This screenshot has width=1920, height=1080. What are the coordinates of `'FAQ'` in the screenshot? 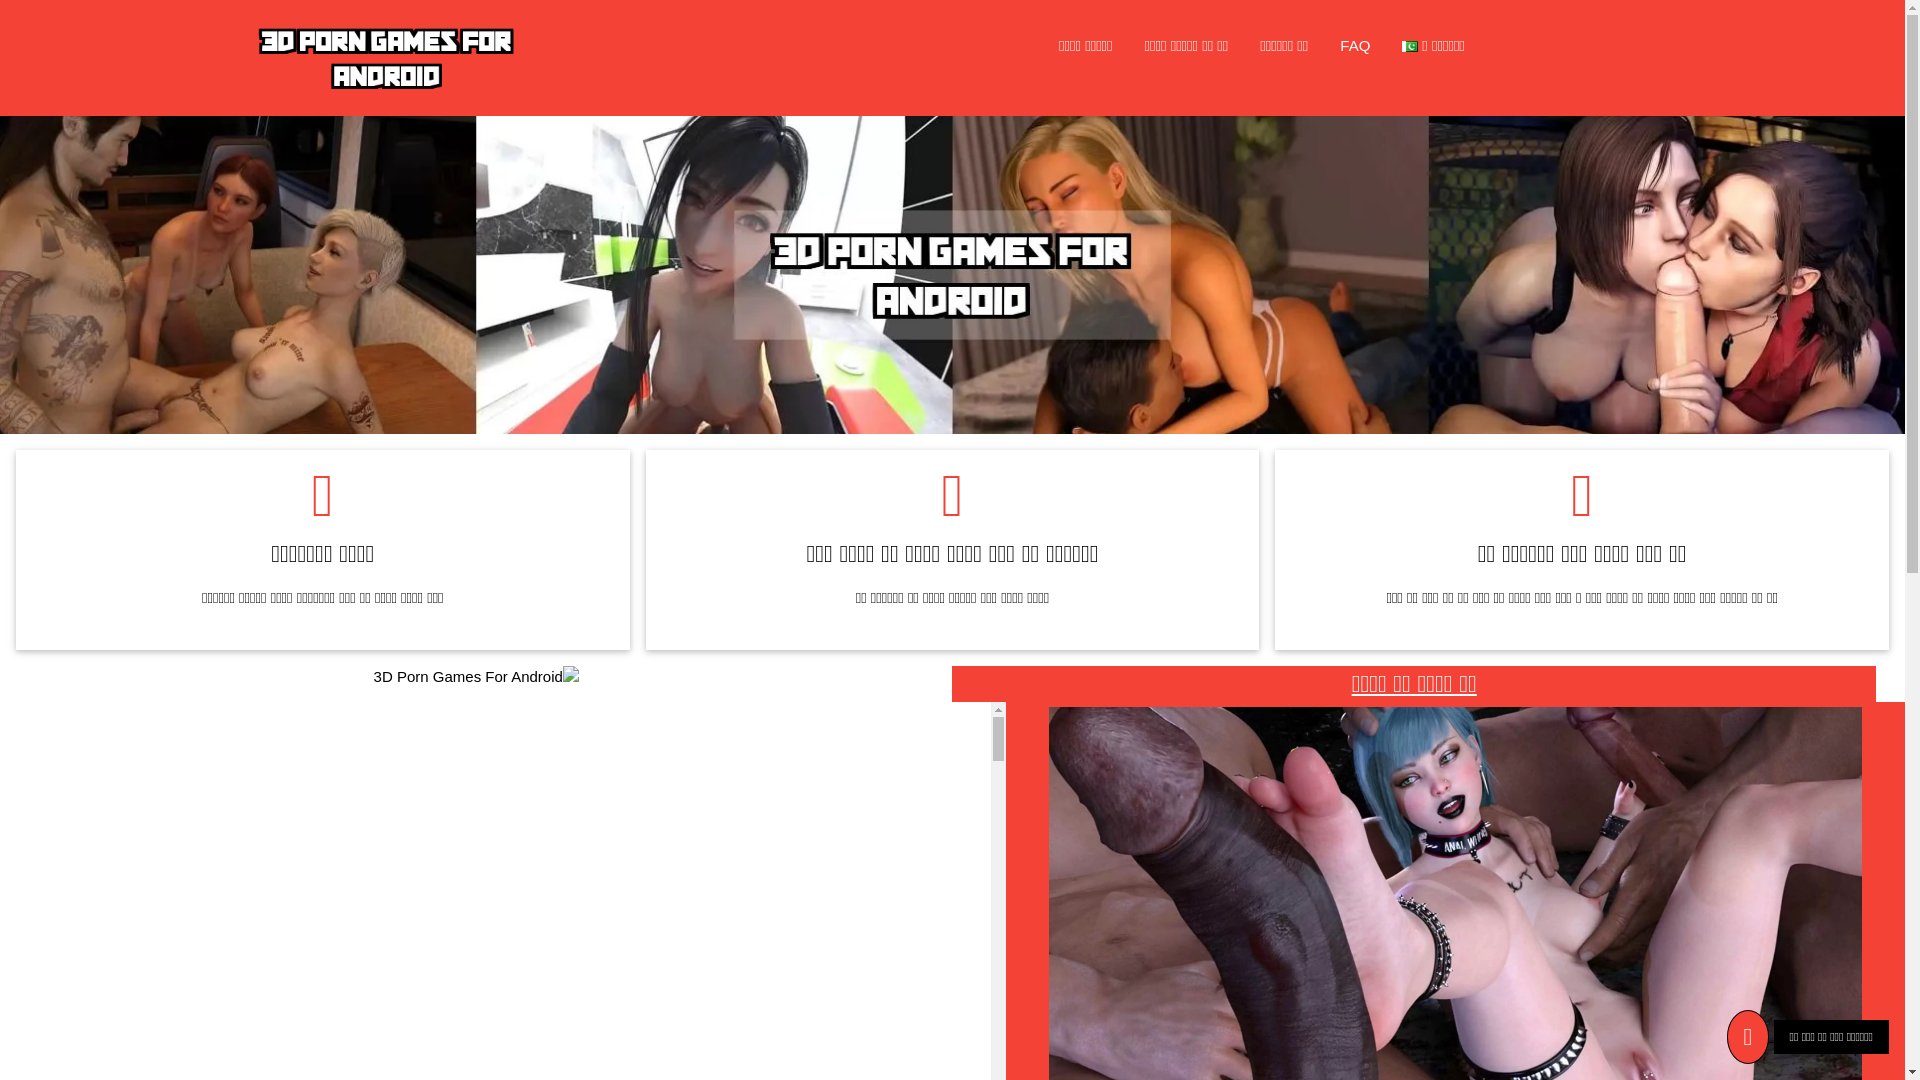 It's located at (1354, 45).